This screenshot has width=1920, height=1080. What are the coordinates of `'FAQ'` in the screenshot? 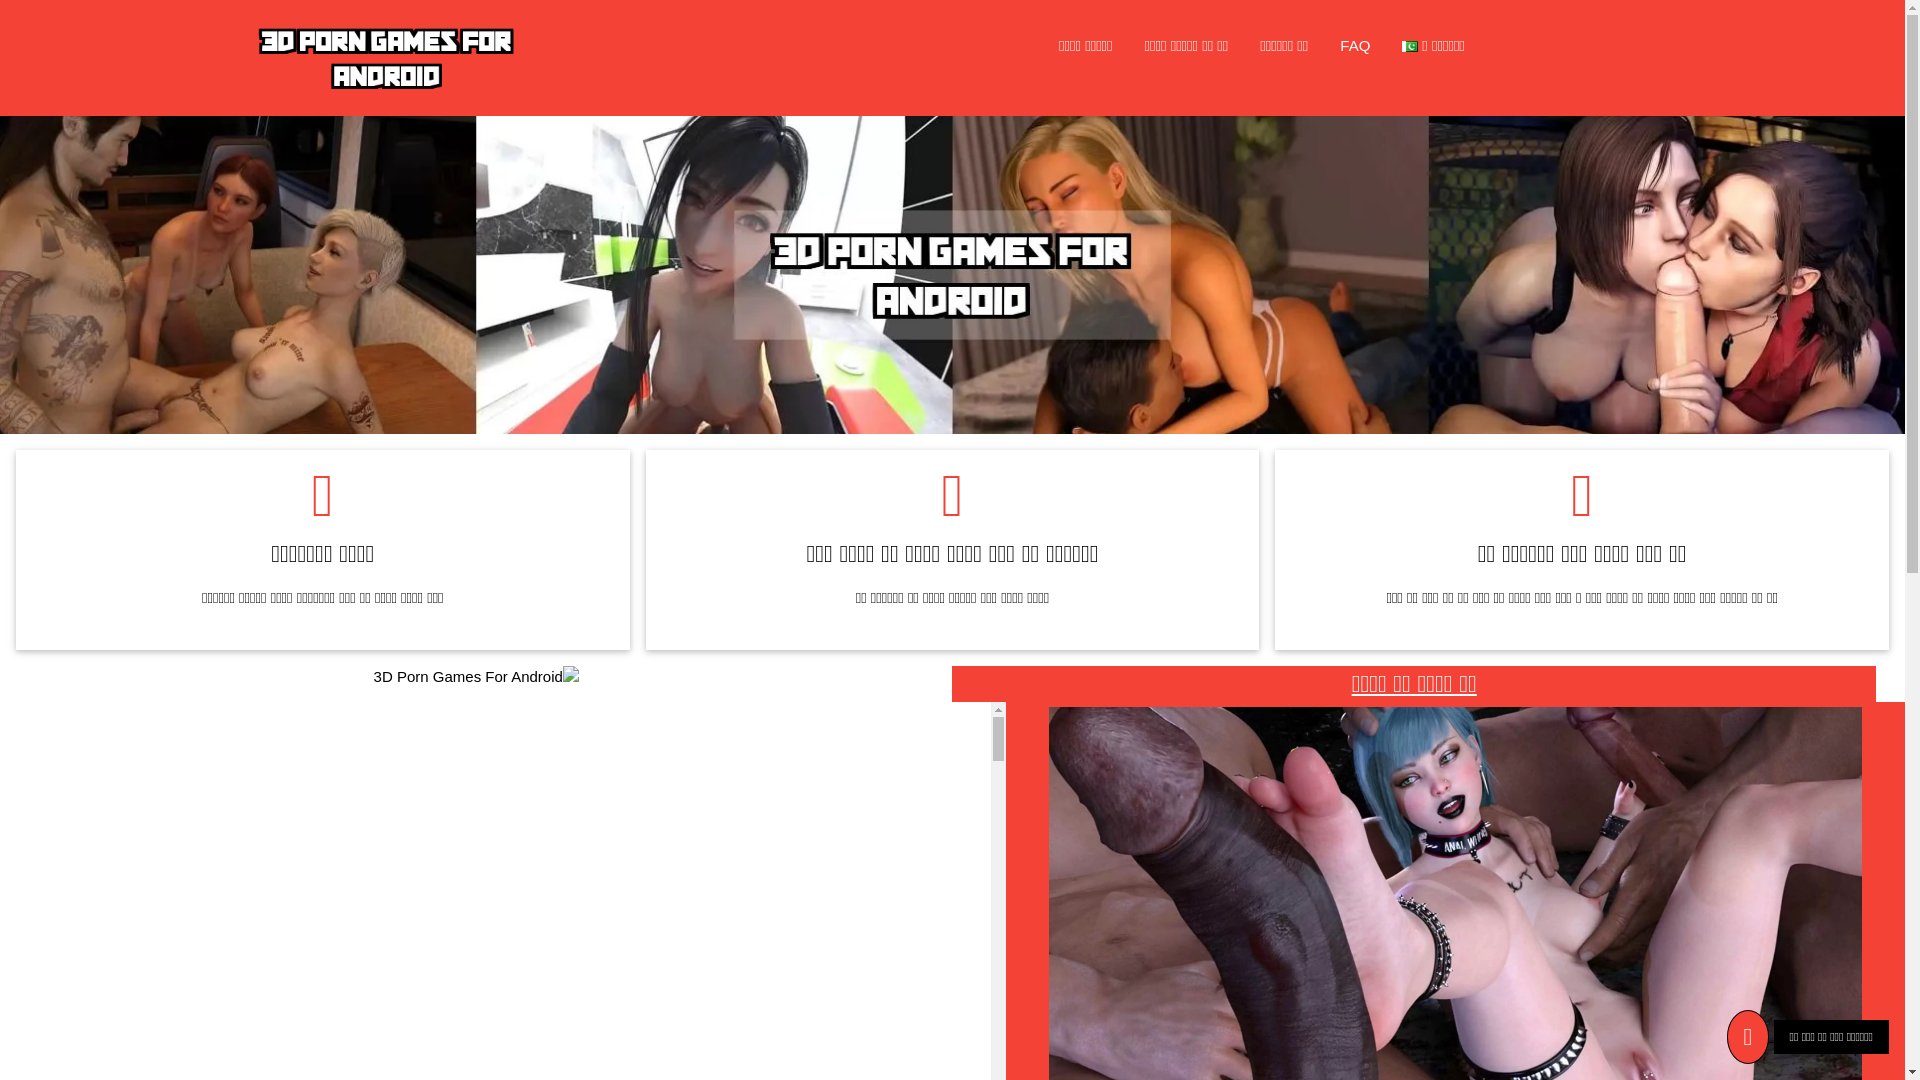 It's located at (1354, 45).